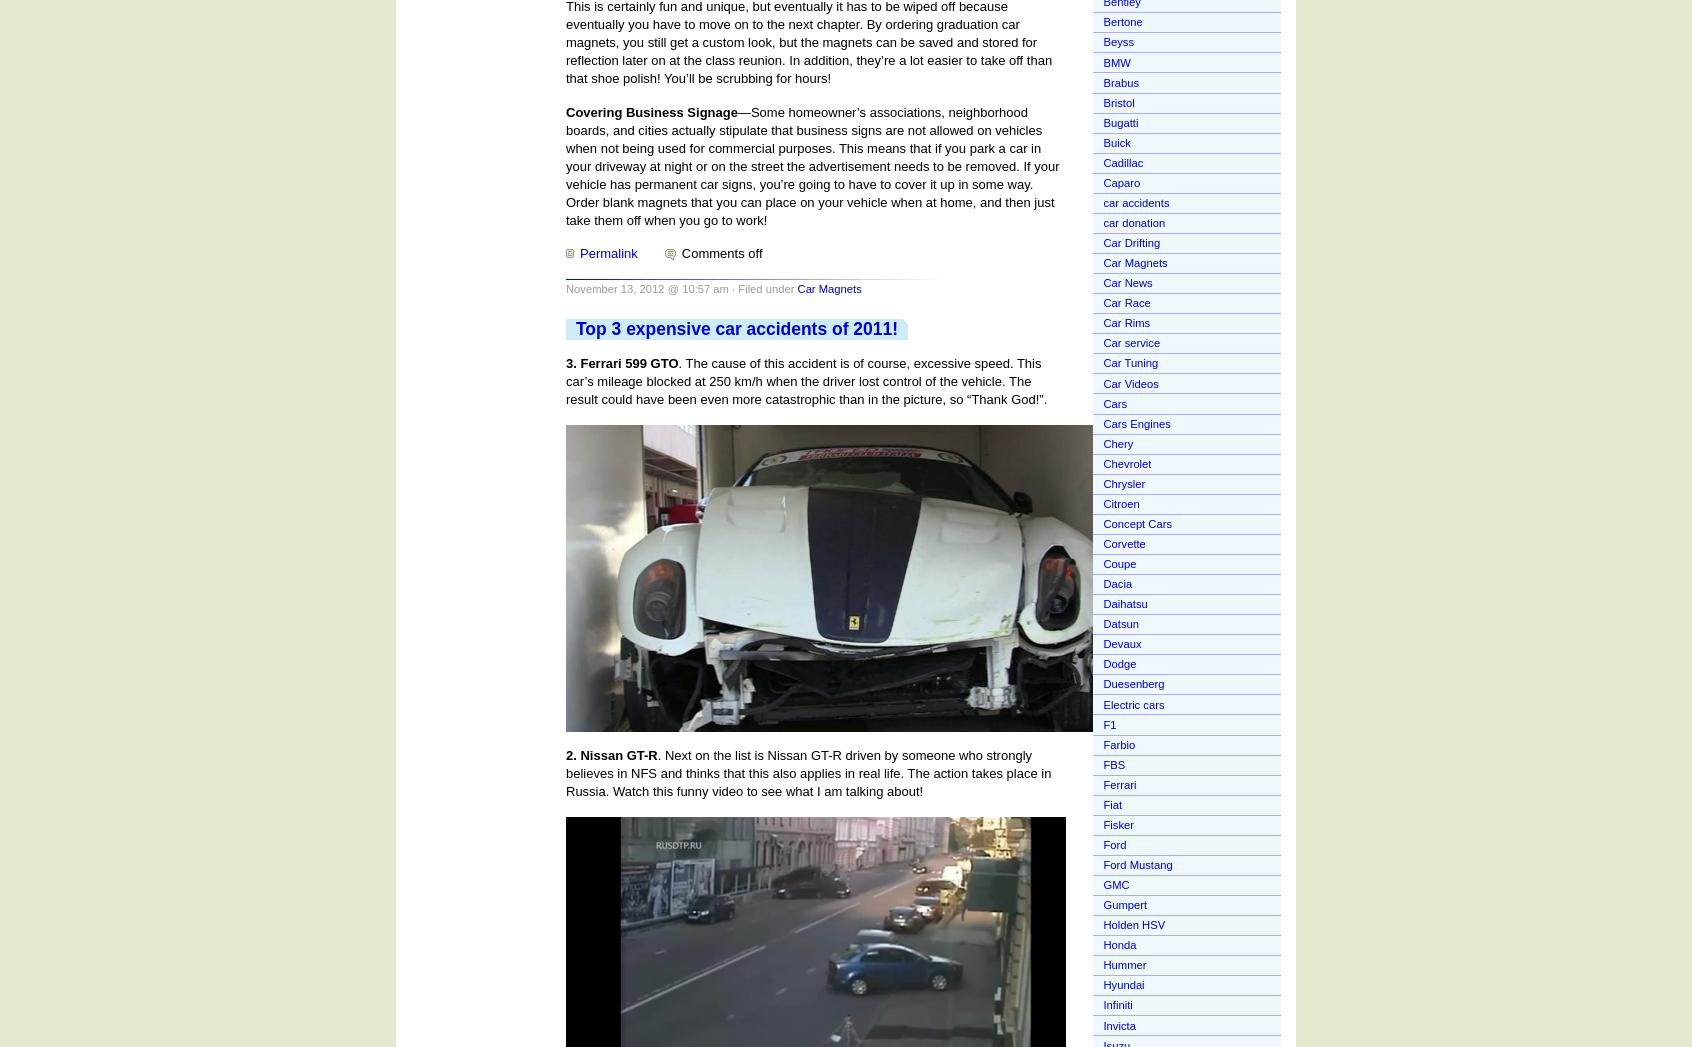 The height and width of the screenshot is (1047, 1692). What do you see at coordinates (1132, 683) in the screenshot?
I see `'Duesenberg'` at bounding box center [1132, 683].